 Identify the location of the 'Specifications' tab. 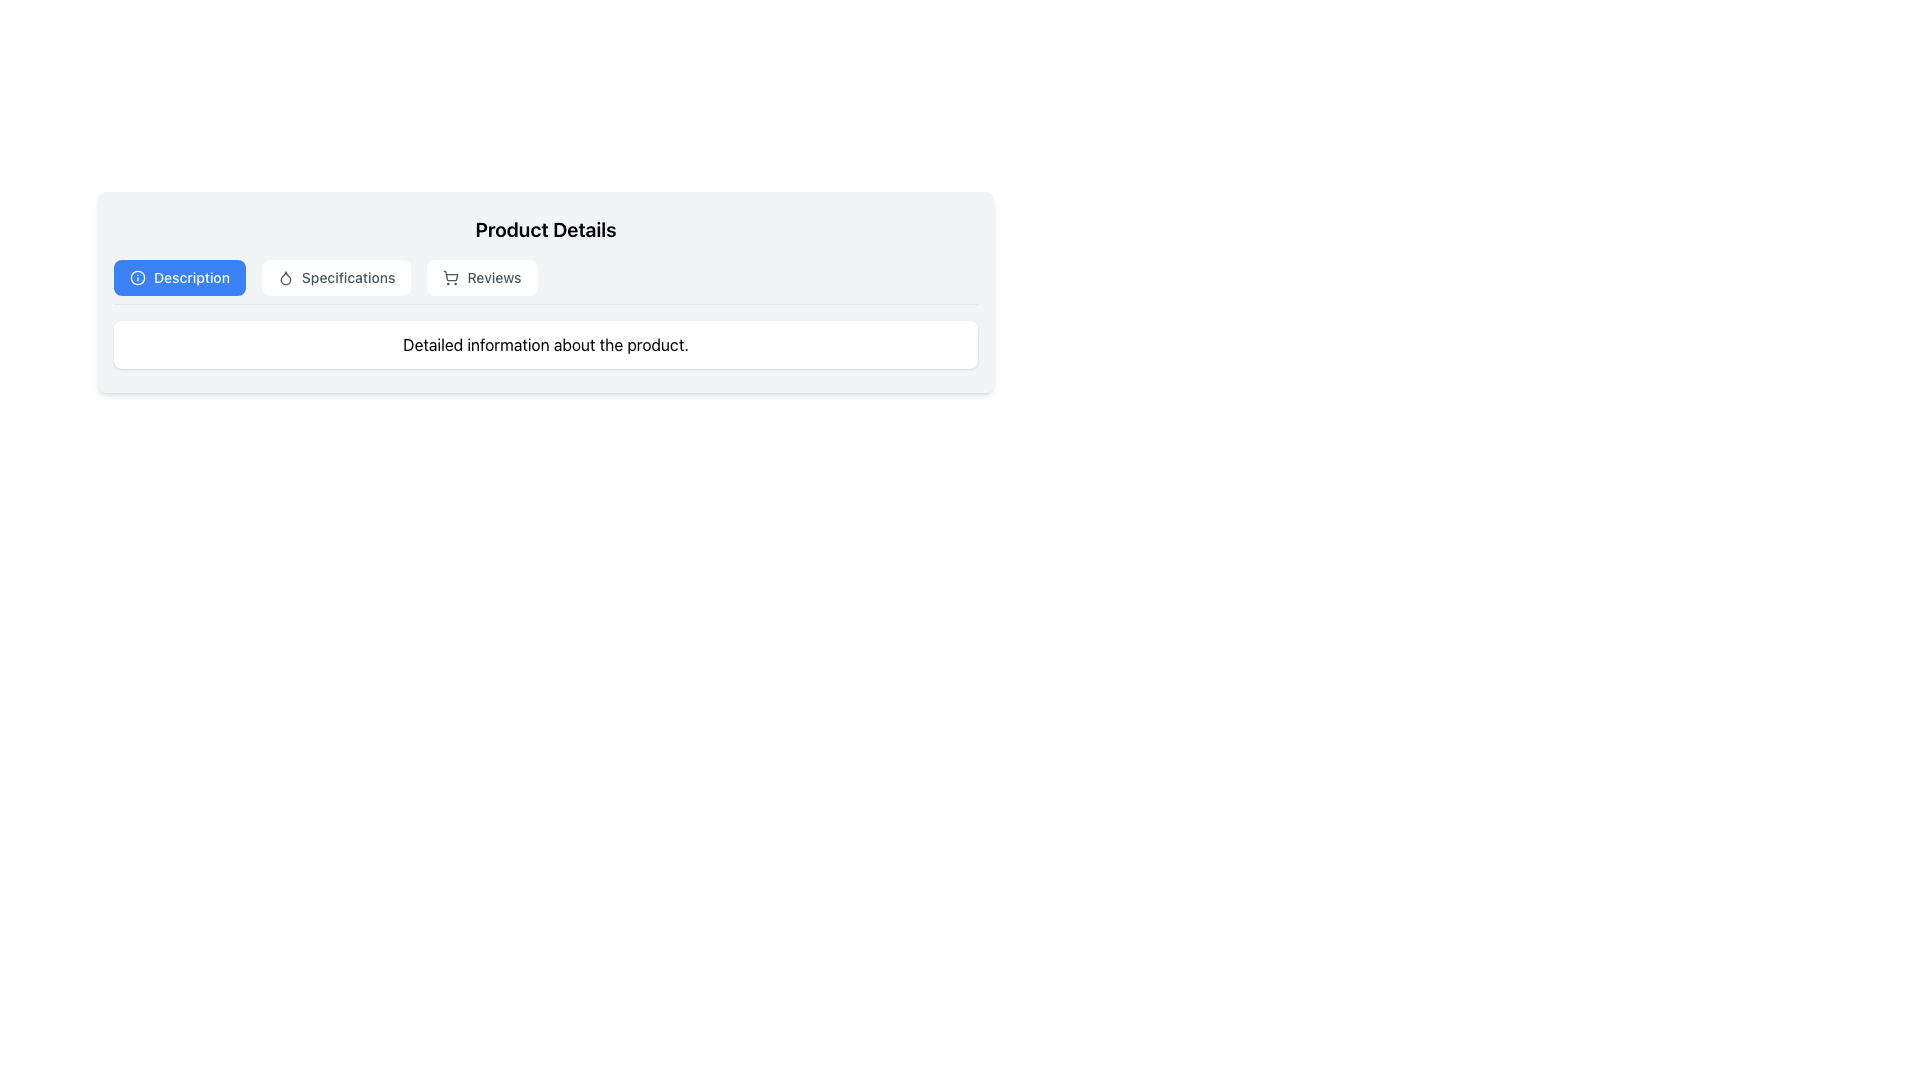
(336, 277).